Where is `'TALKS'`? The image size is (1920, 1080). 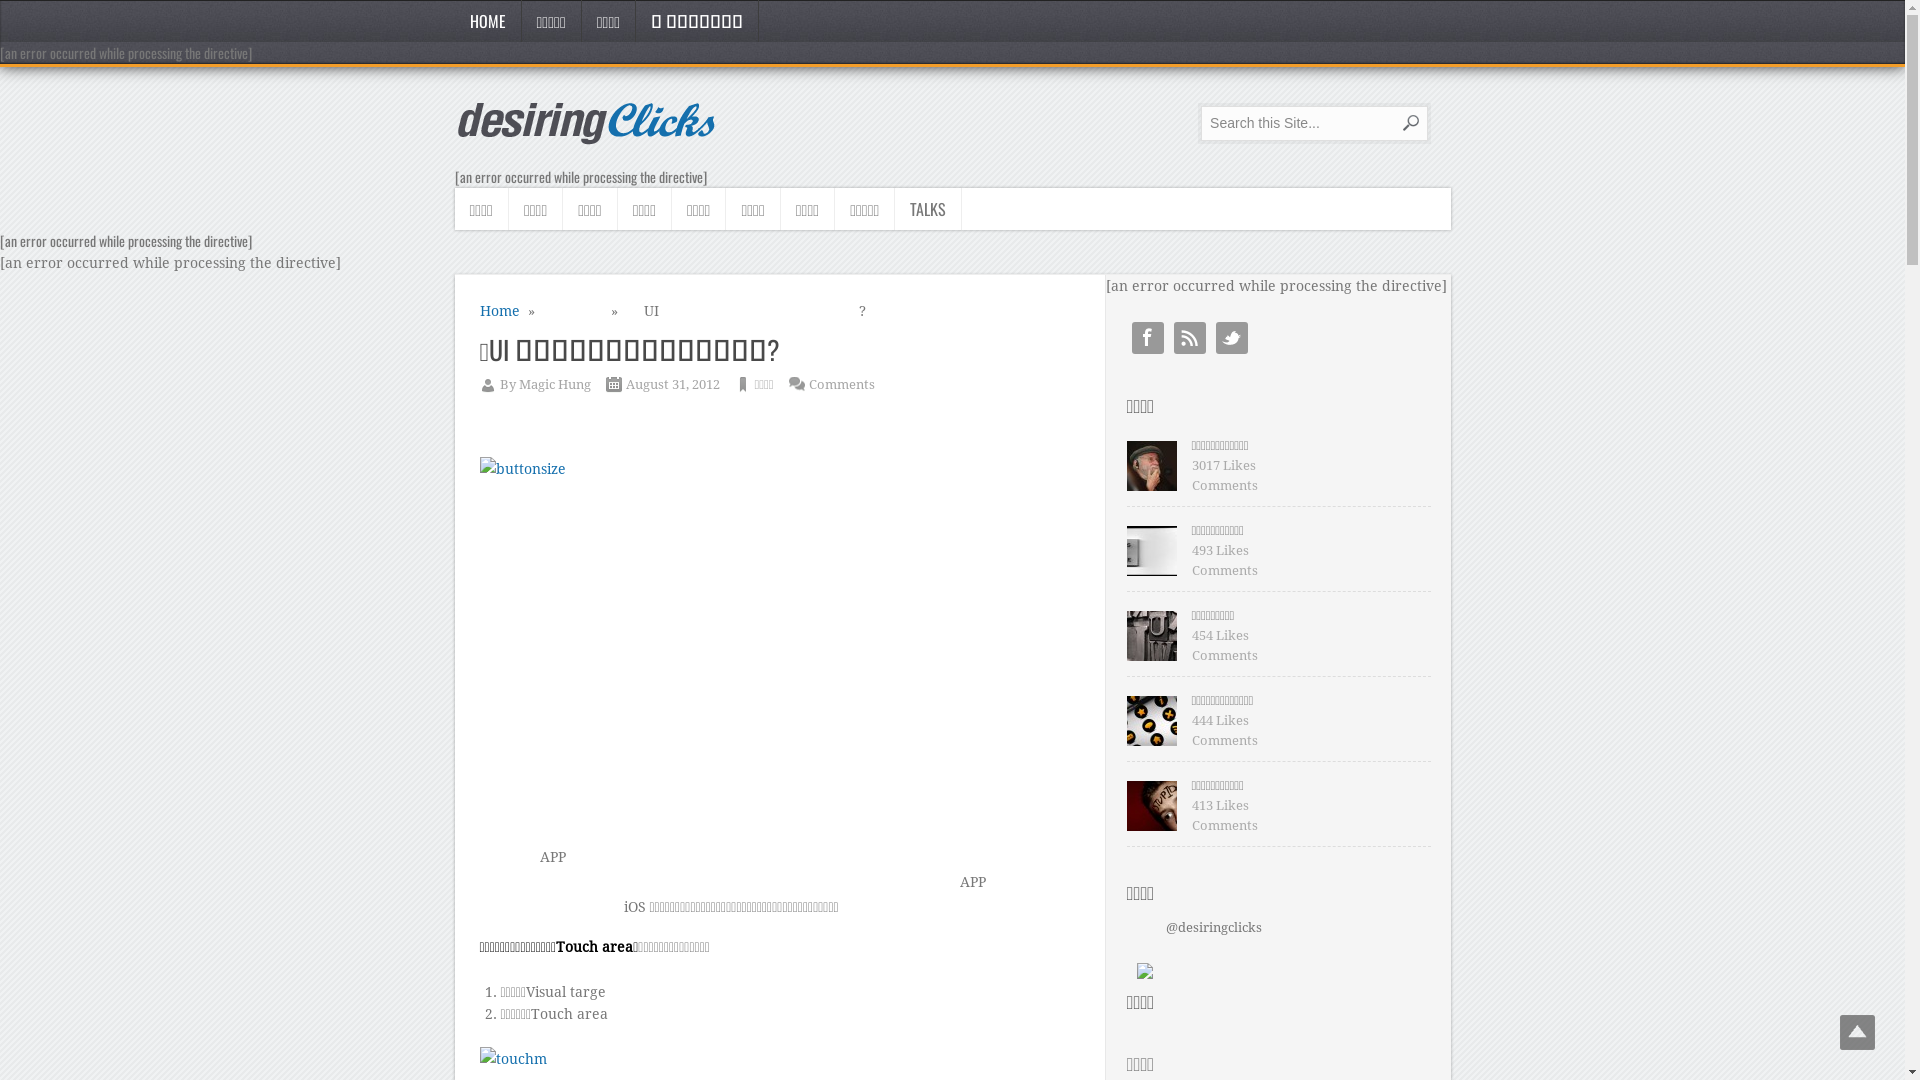
'TALKS' is located at coordinates (893, 208).